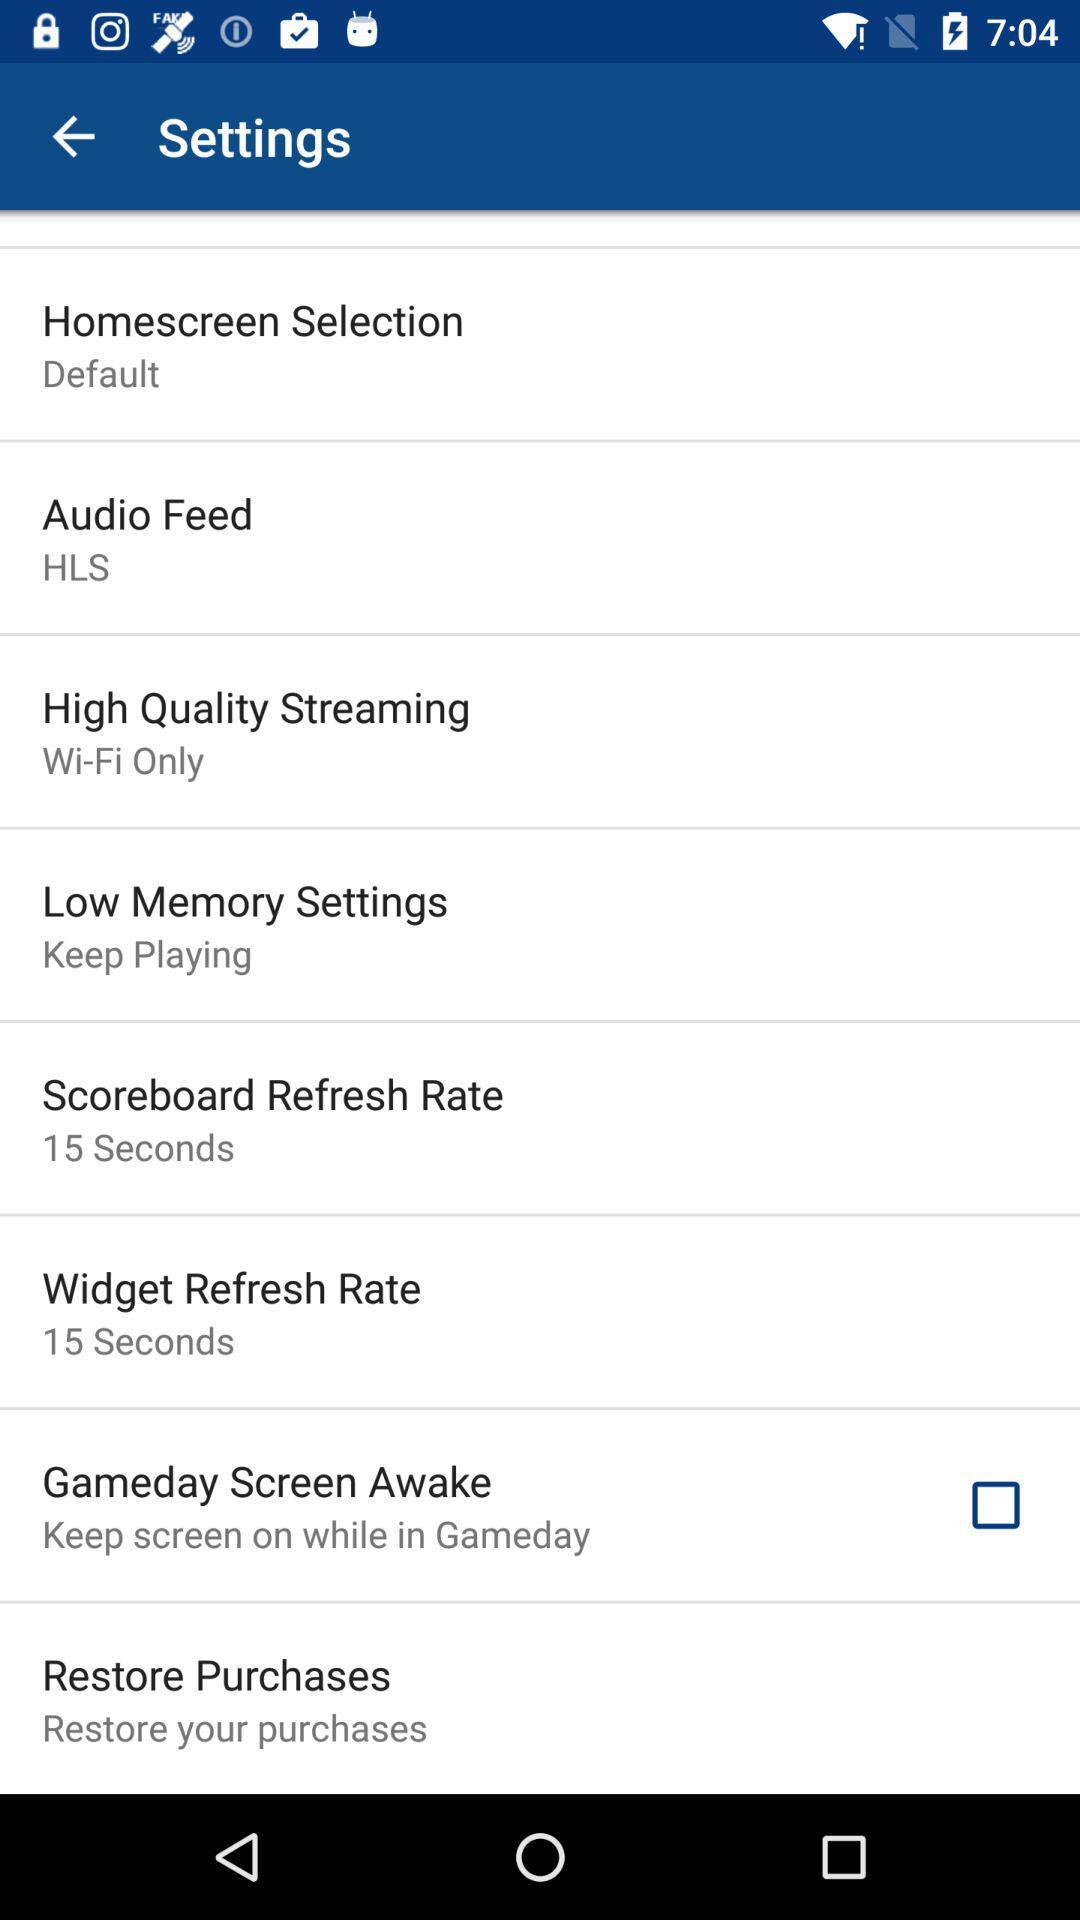 The height and width of the screenshot is (1920, 1080). Describe the element at coordinates (244, 899) in the screenshot. I see `the item above the keep playing item` at that location.